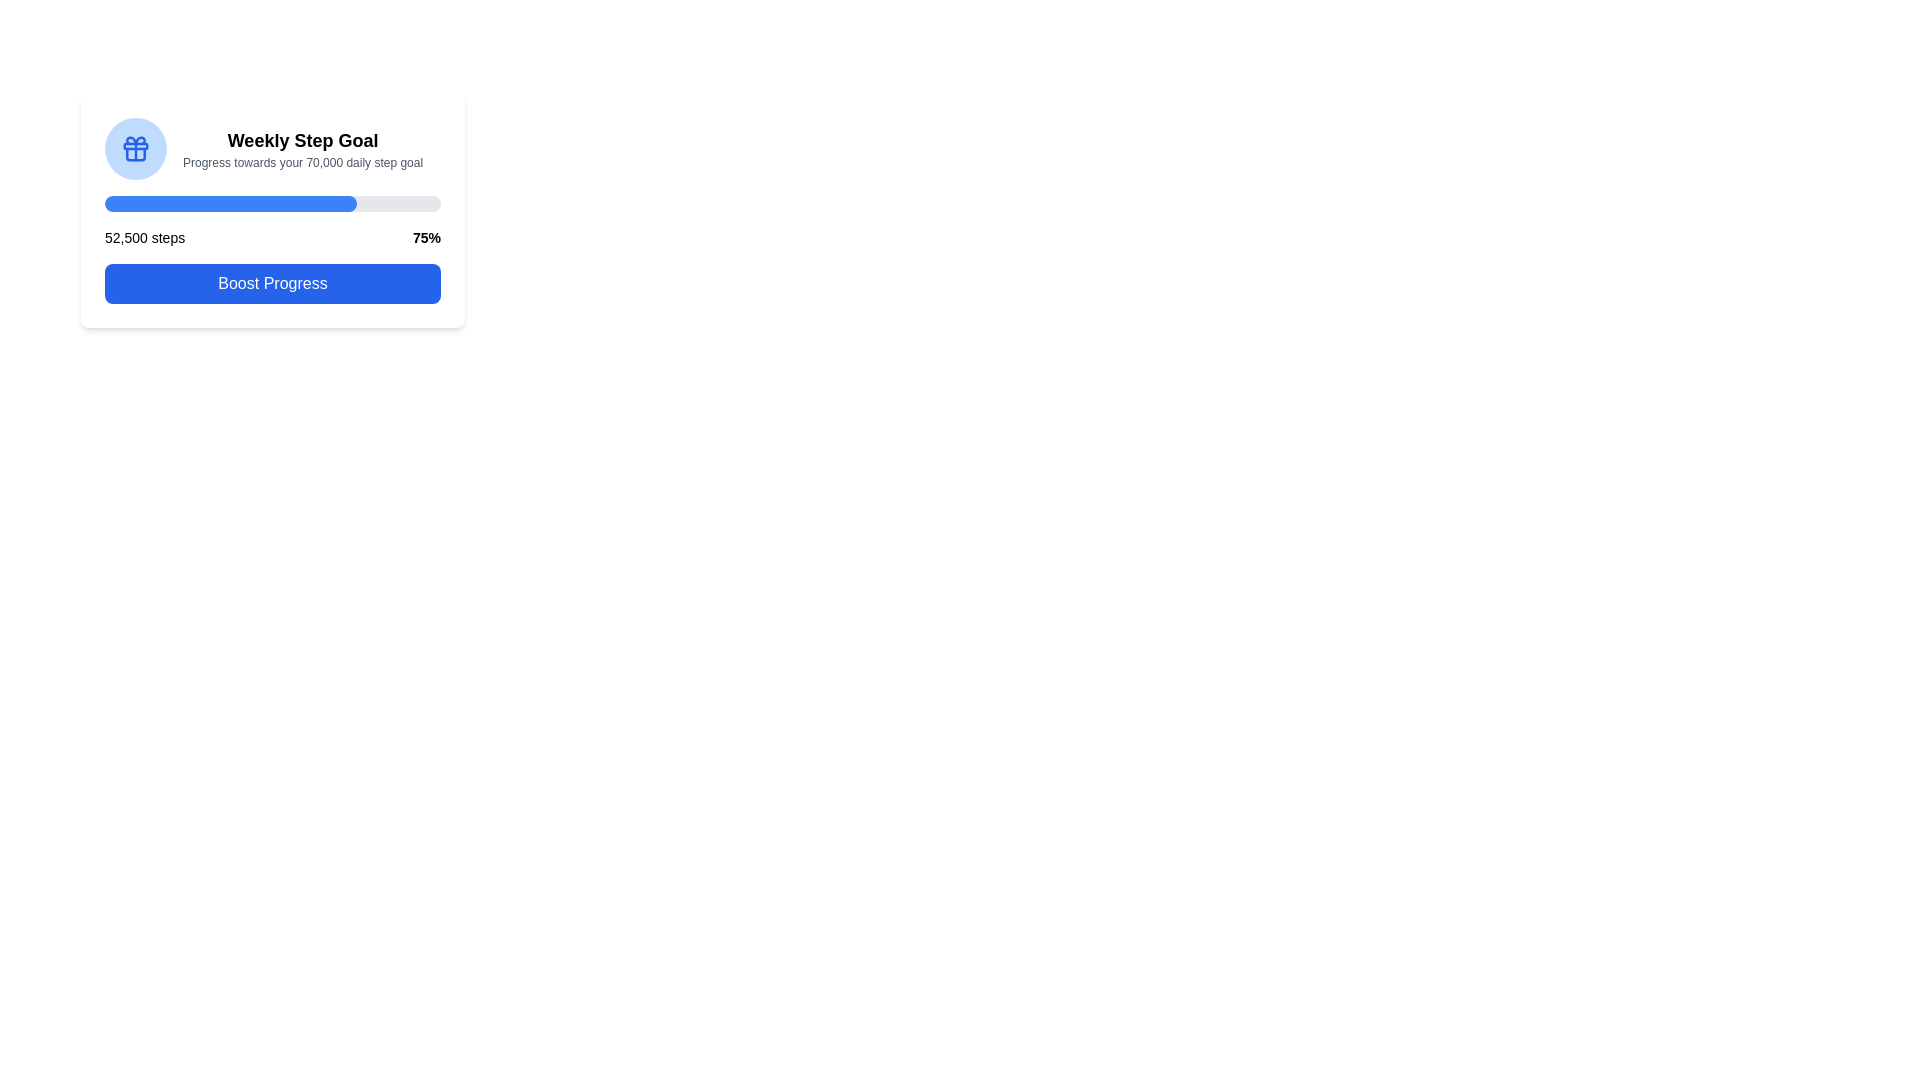 Image resolution: width=1920 pixels, height=1080 pixels. I want to click on the 'Weekly Step Goal' Textual Information Block which includes a bold headline and a description, located at the top section of a rectangular card, so click(272, 148).